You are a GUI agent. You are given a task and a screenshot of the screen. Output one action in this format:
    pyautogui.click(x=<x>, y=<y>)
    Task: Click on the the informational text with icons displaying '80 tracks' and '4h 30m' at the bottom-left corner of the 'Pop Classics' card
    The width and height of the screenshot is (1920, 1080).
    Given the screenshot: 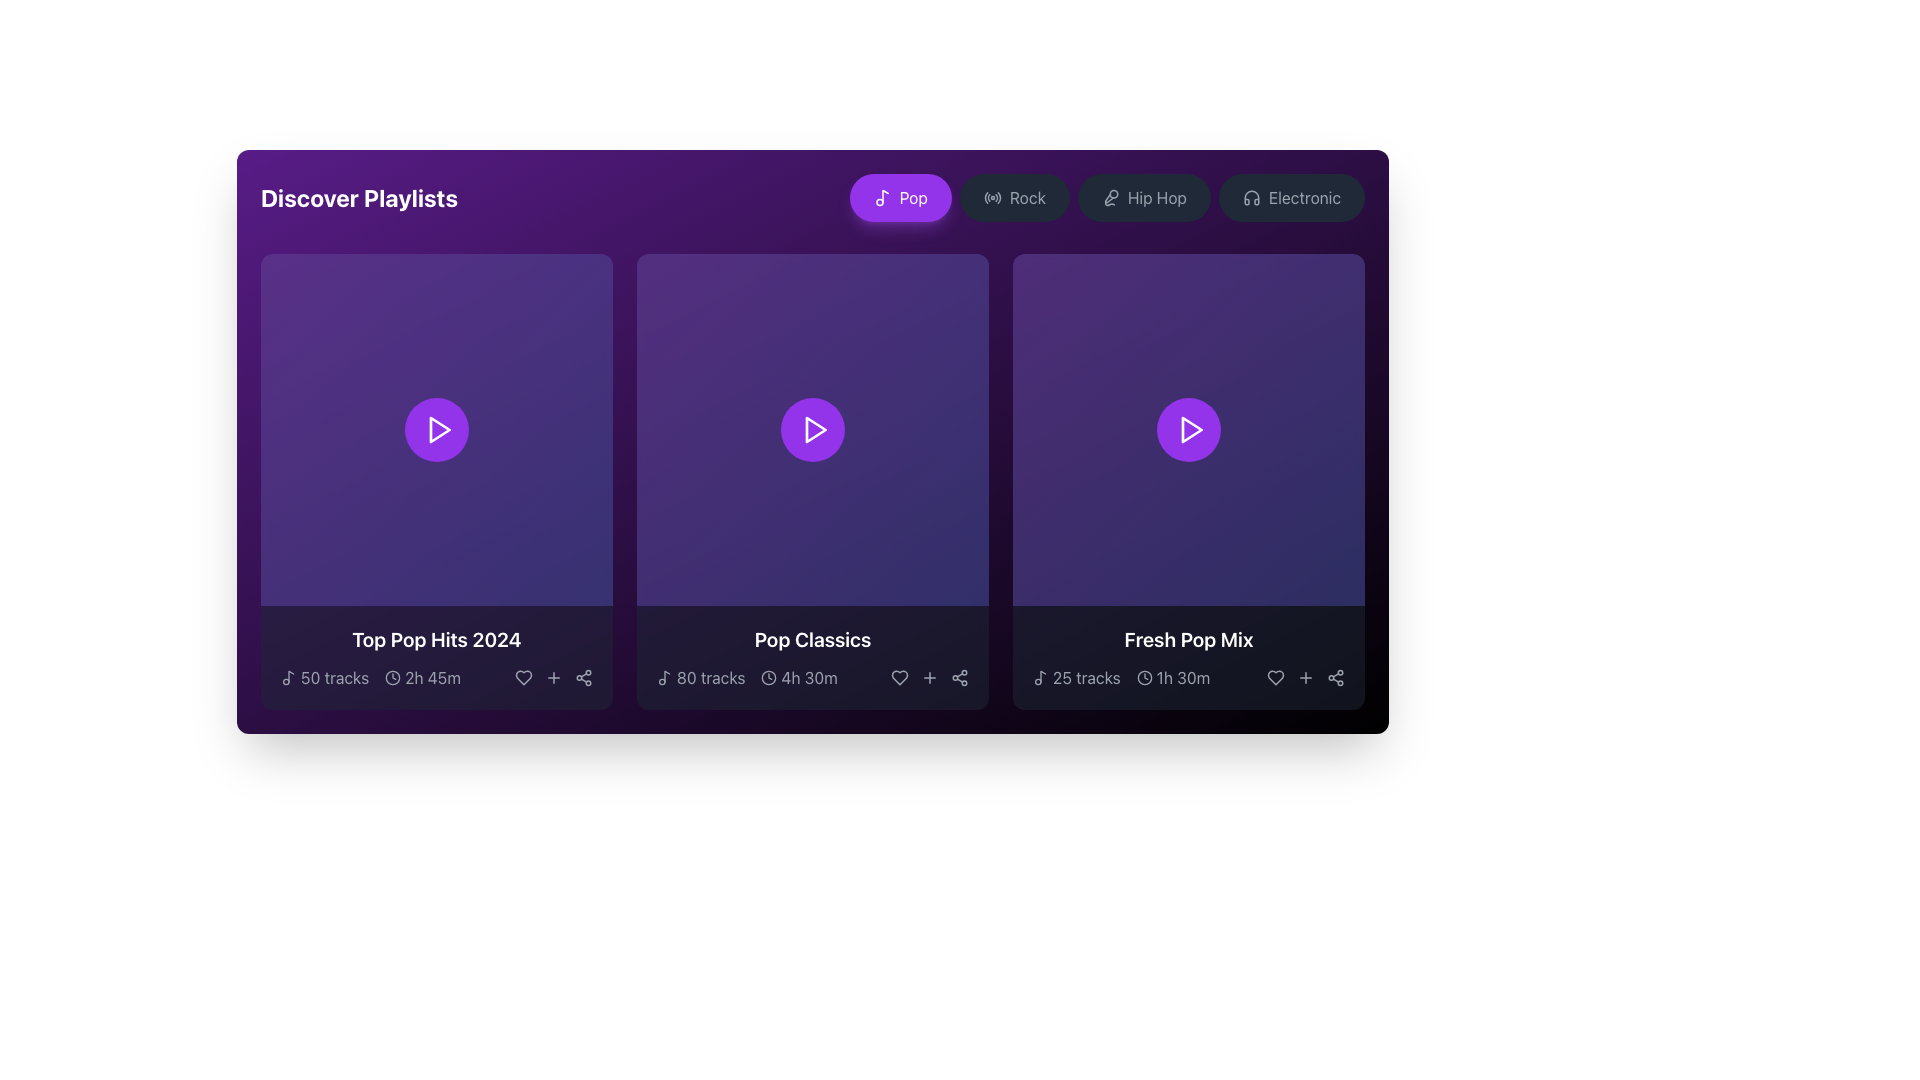 What is the action you would take?
    pyautogui.click(x=746, y=677)
    